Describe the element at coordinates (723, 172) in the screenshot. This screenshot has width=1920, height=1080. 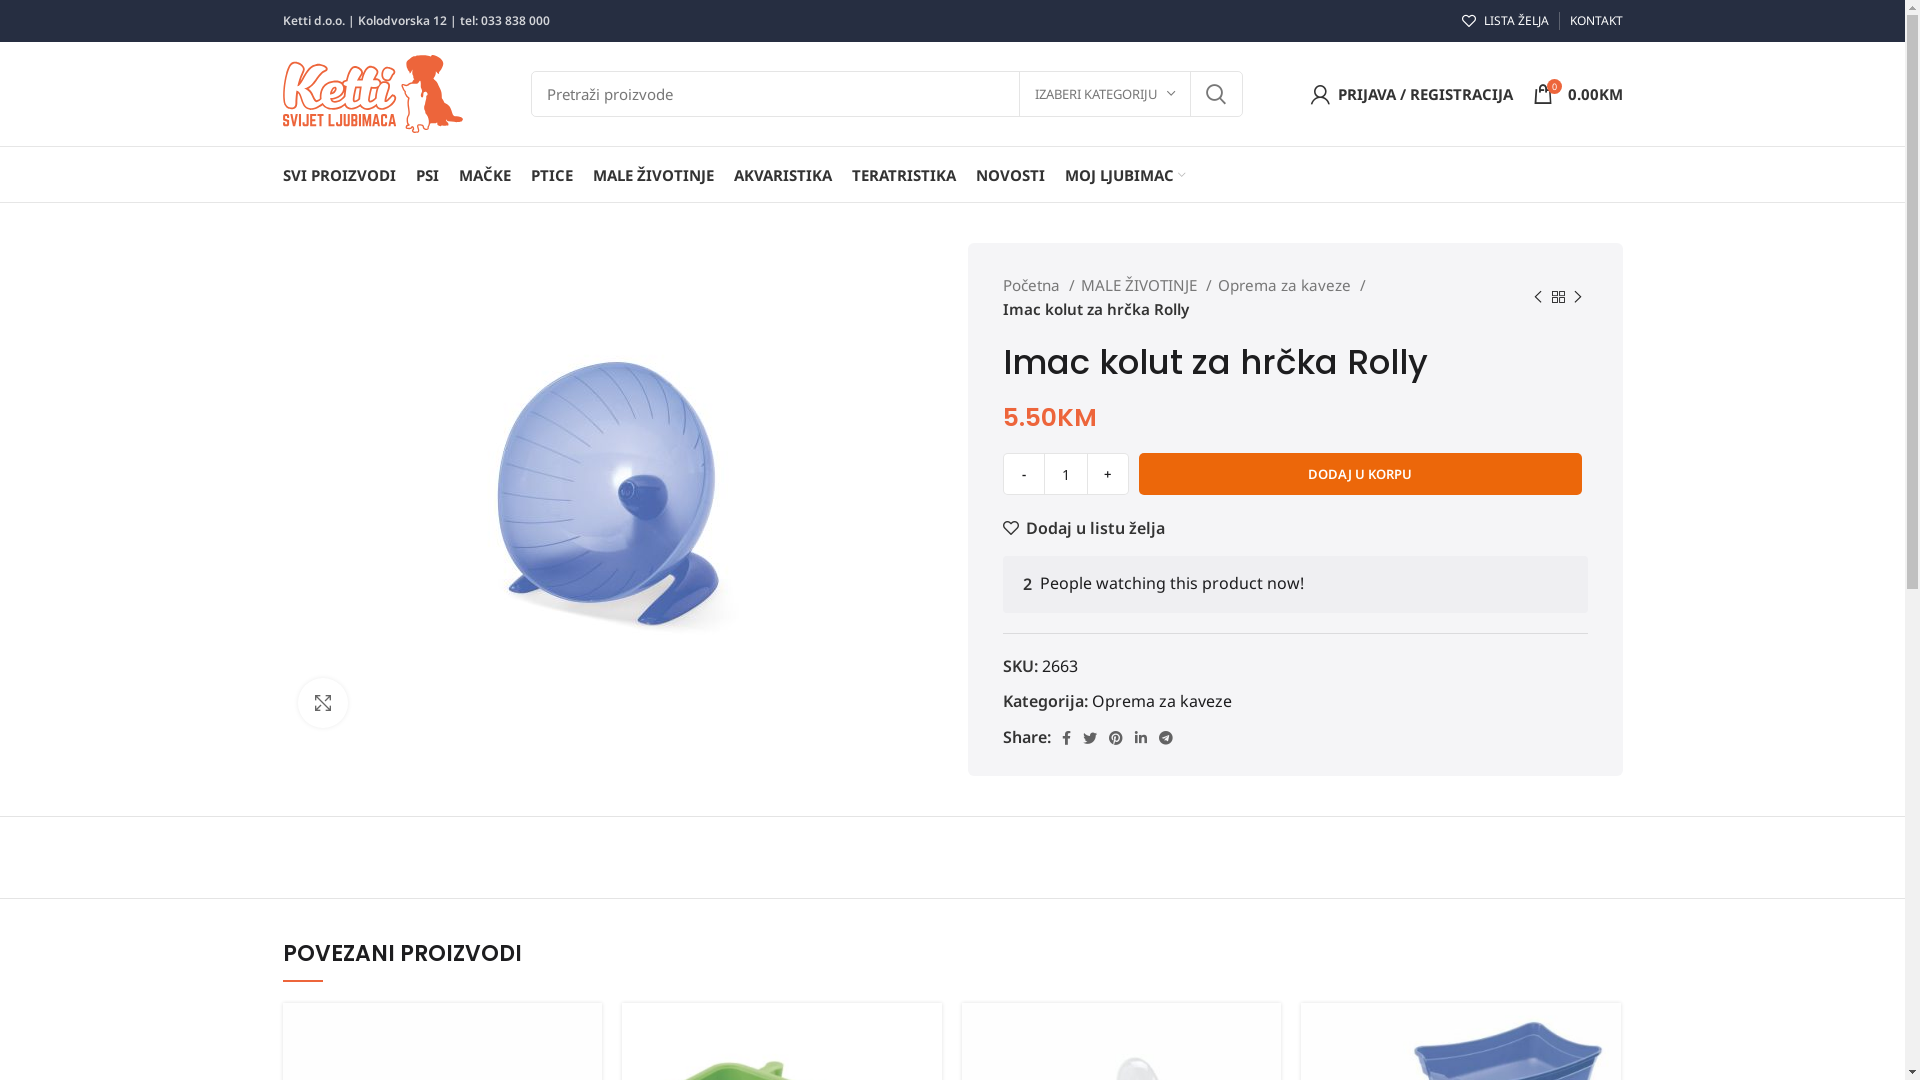
I see `'AKVARISTIKA'` at that location.